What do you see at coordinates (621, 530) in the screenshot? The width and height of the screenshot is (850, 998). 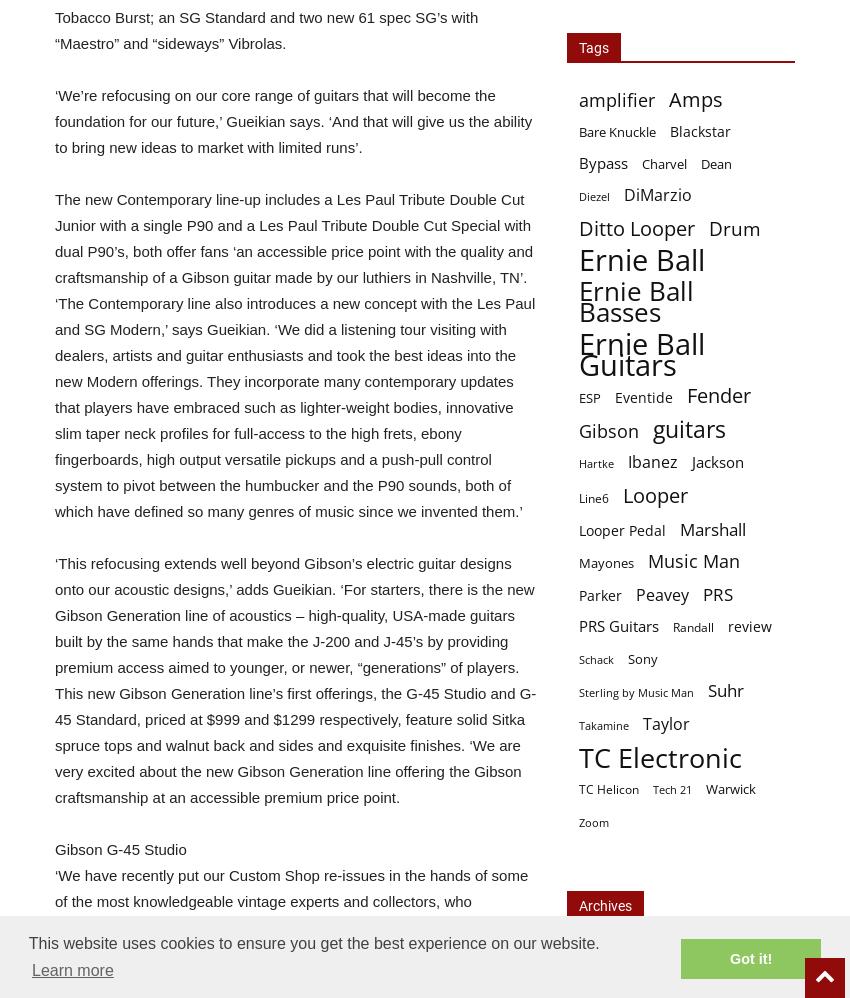 I see `'Looper Pedal'` at bounding box center [621, 530].